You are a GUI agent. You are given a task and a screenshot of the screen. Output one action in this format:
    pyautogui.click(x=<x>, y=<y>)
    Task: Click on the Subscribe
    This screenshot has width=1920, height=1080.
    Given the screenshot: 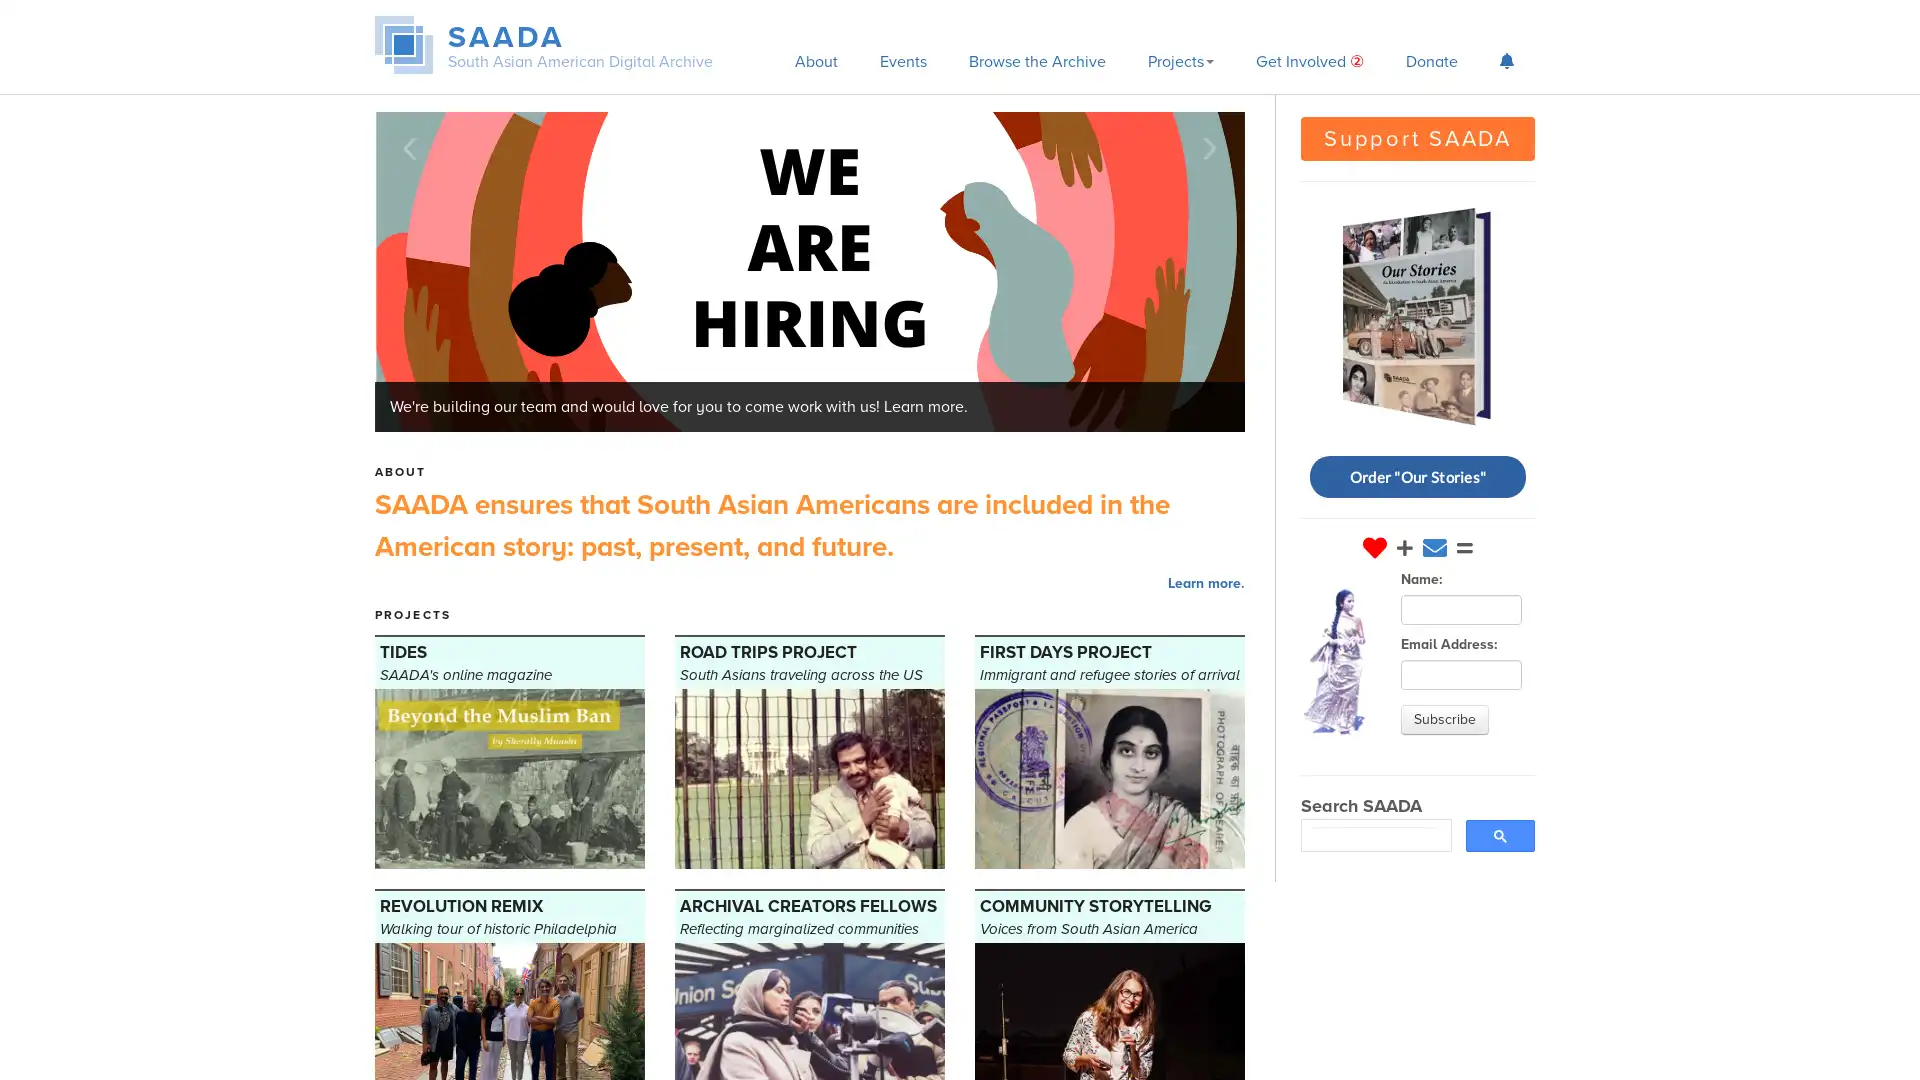 What is the action you would take?
    pyautogui.click(x=1444, y=720)
    